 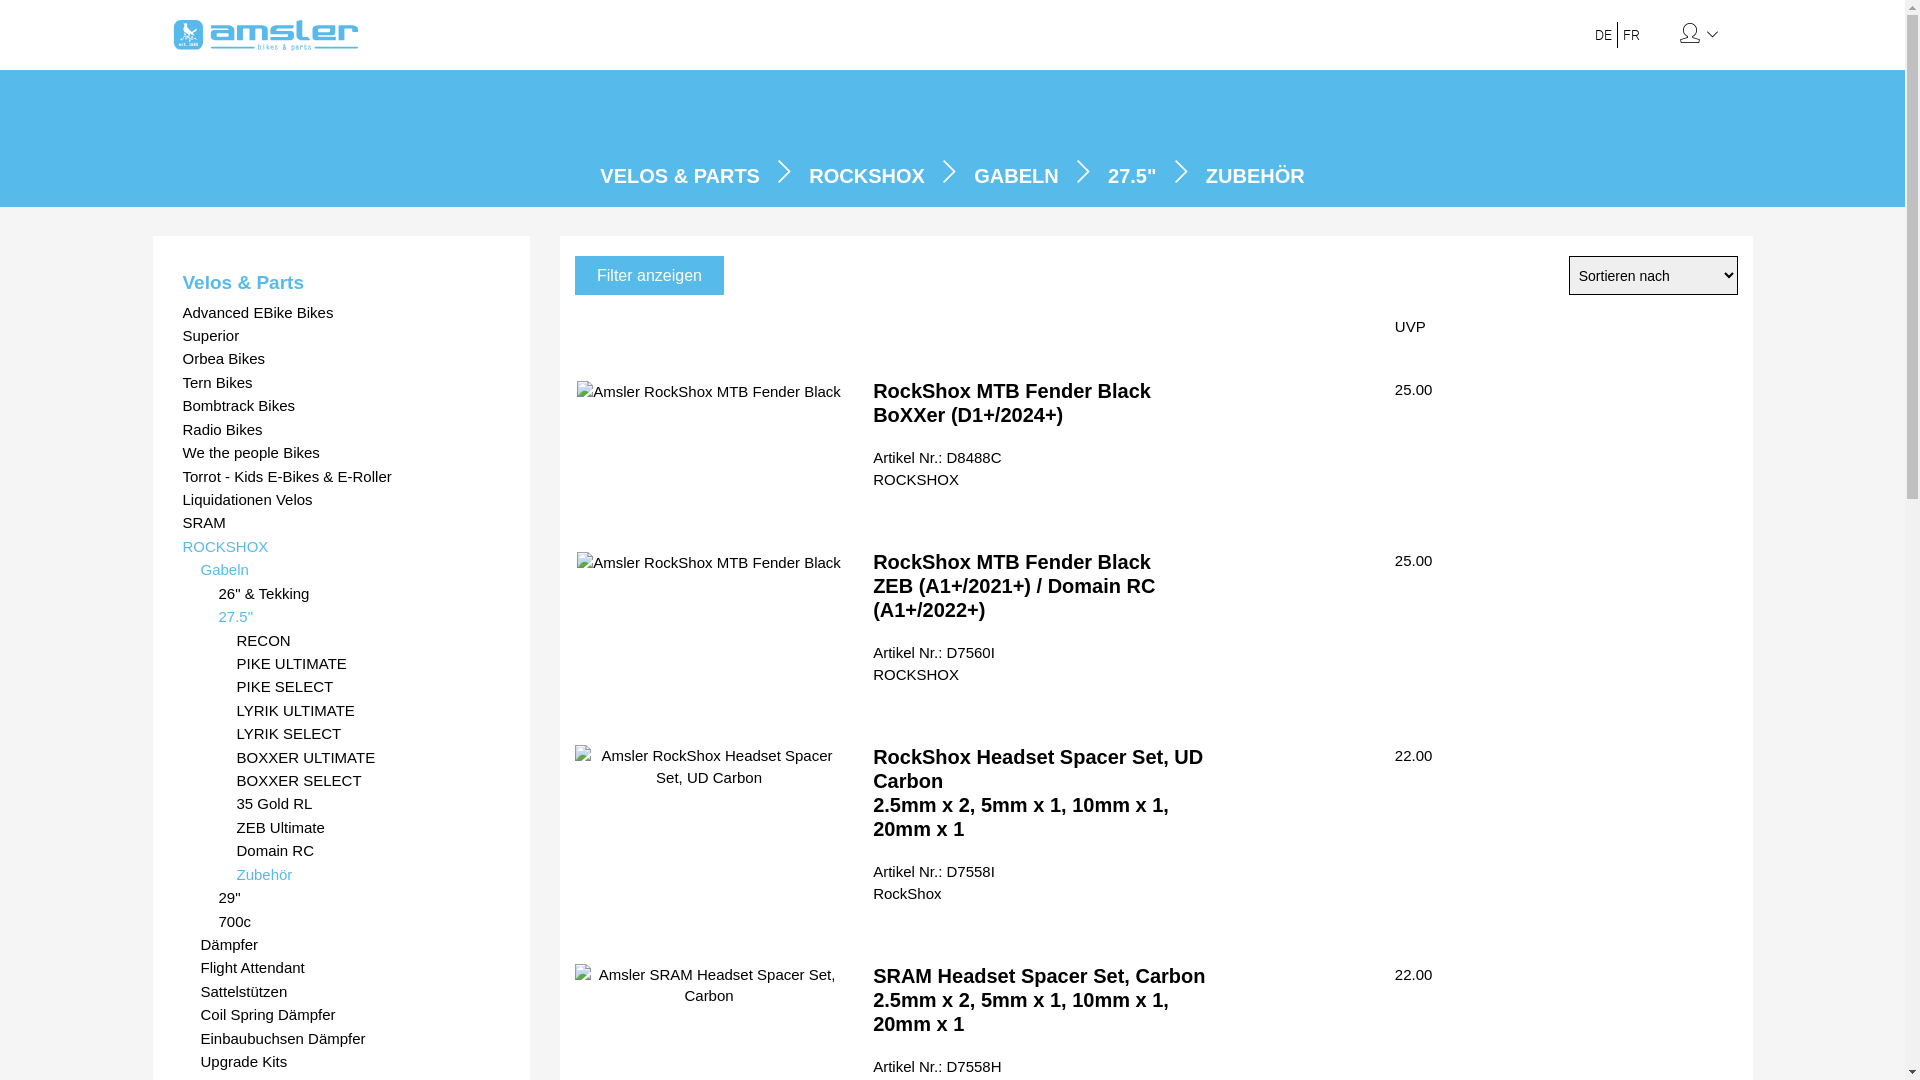 What do you see at coordinates (359, 592) in the screenshot?
I see `'26" & Tekking'` at bounding box center [359, 592].